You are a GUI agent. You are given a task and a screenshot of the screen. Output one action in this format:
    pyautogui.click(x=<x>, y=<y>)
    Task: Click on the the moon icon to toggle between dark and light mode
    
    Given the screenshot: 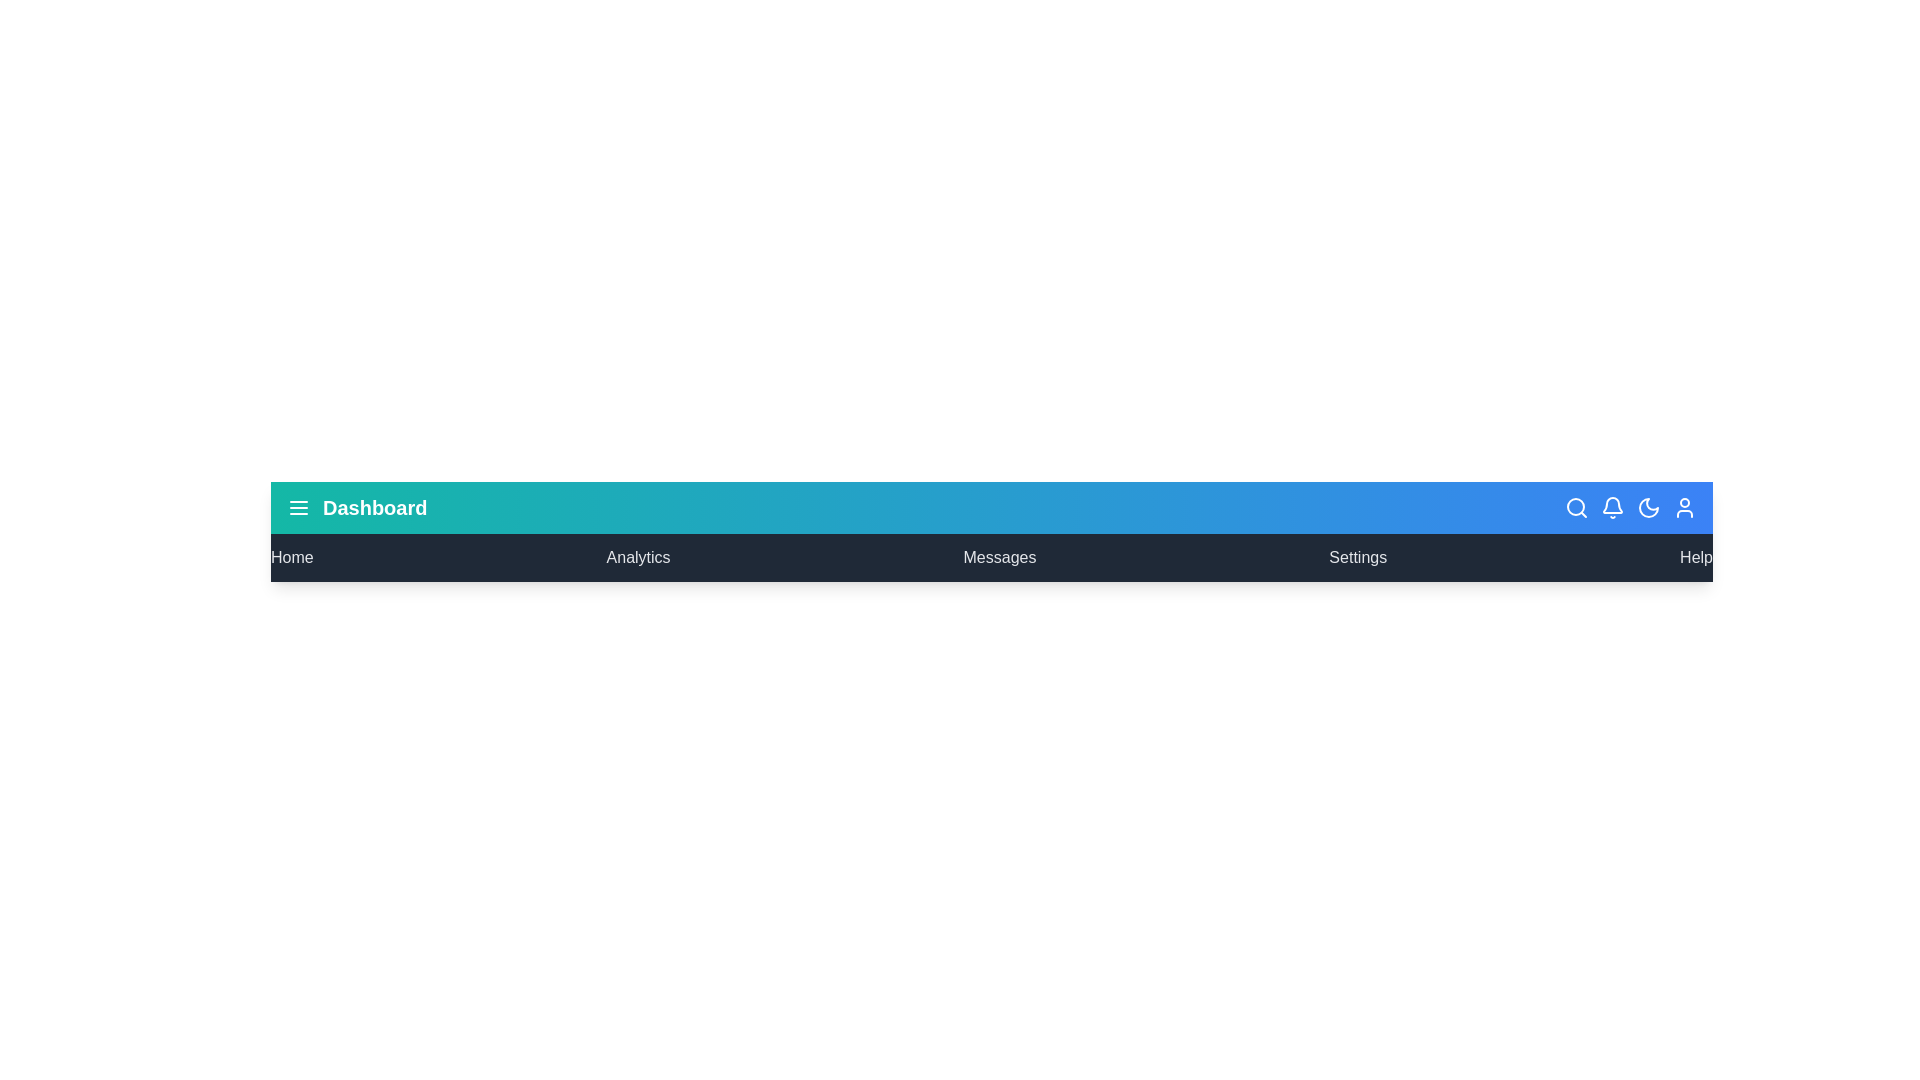 What is the action you would take?
    pyautogui.click(x=1649, y=507)
    